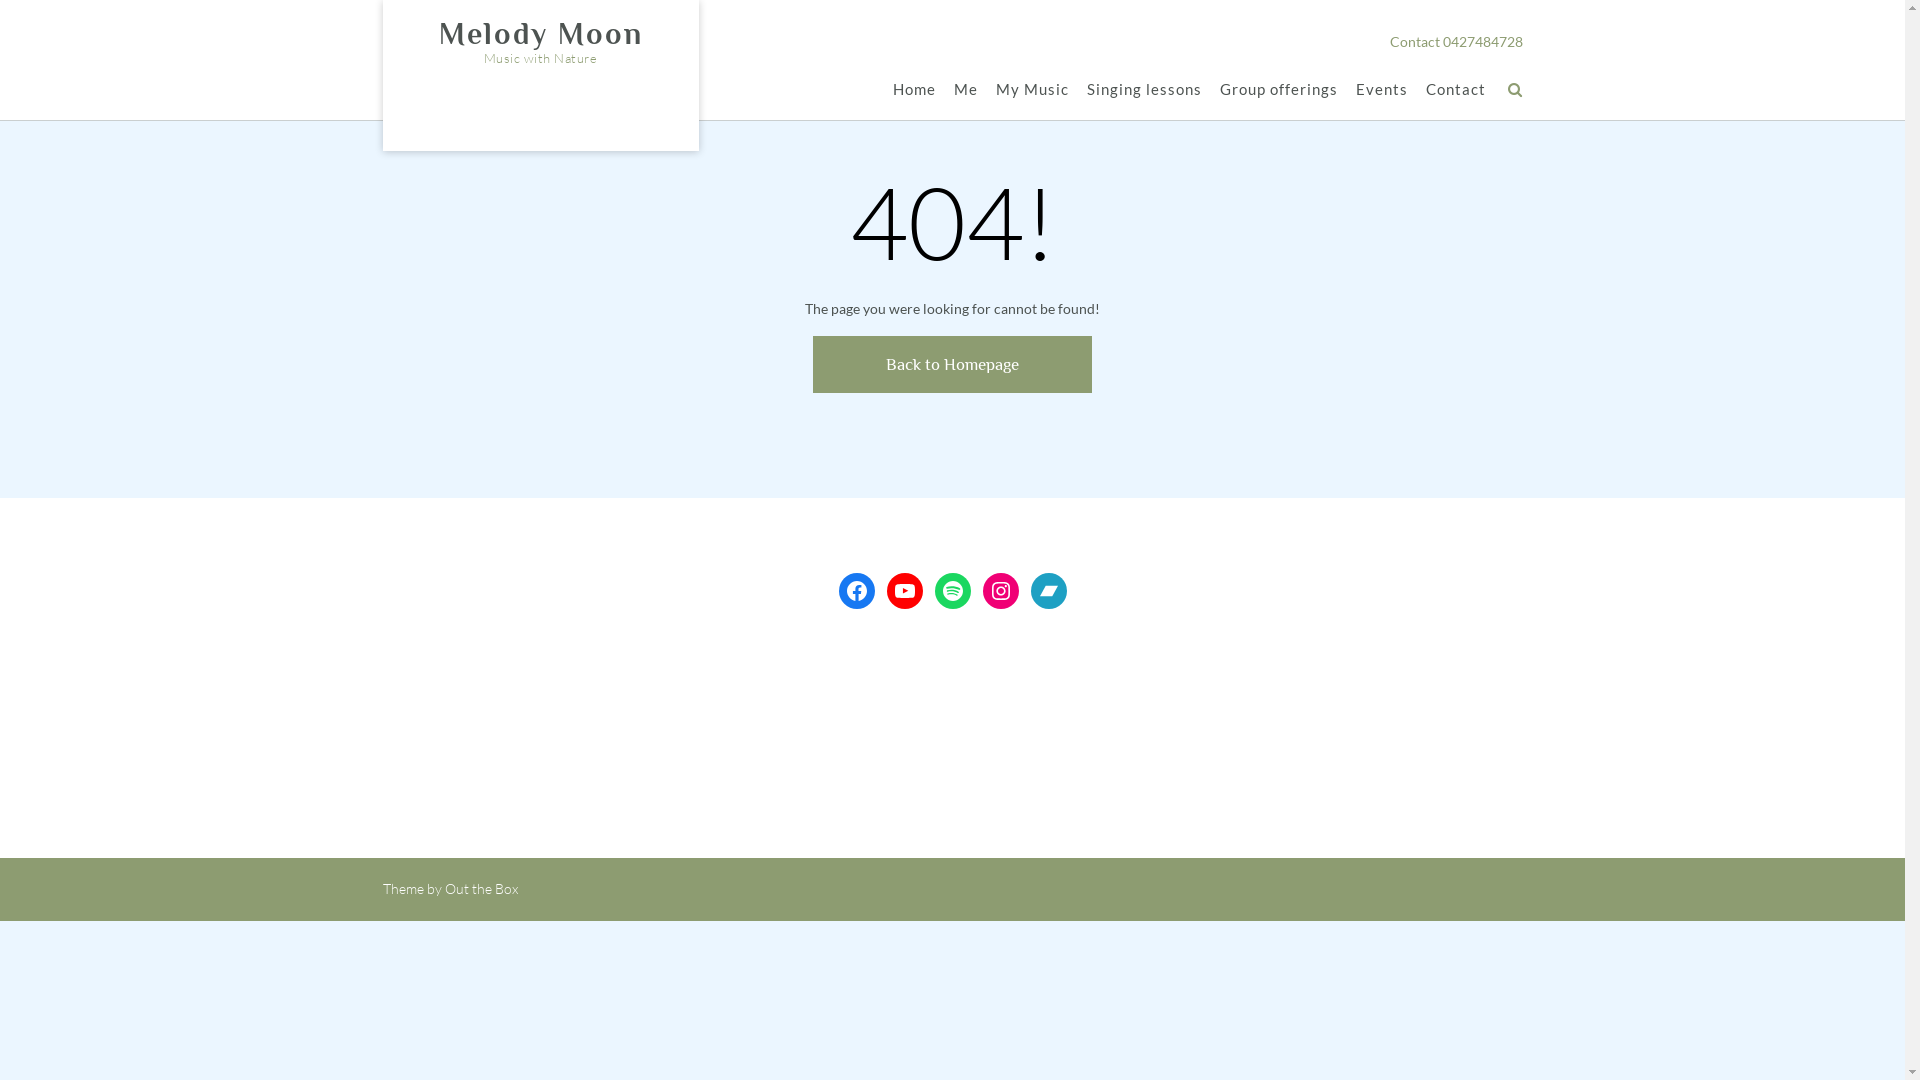 This screenshot has height=1080, width=1920. What do you see at coordinates (838, 589) in the screenshot?
I see `'Facebook'` at bounding box center [838, 589].